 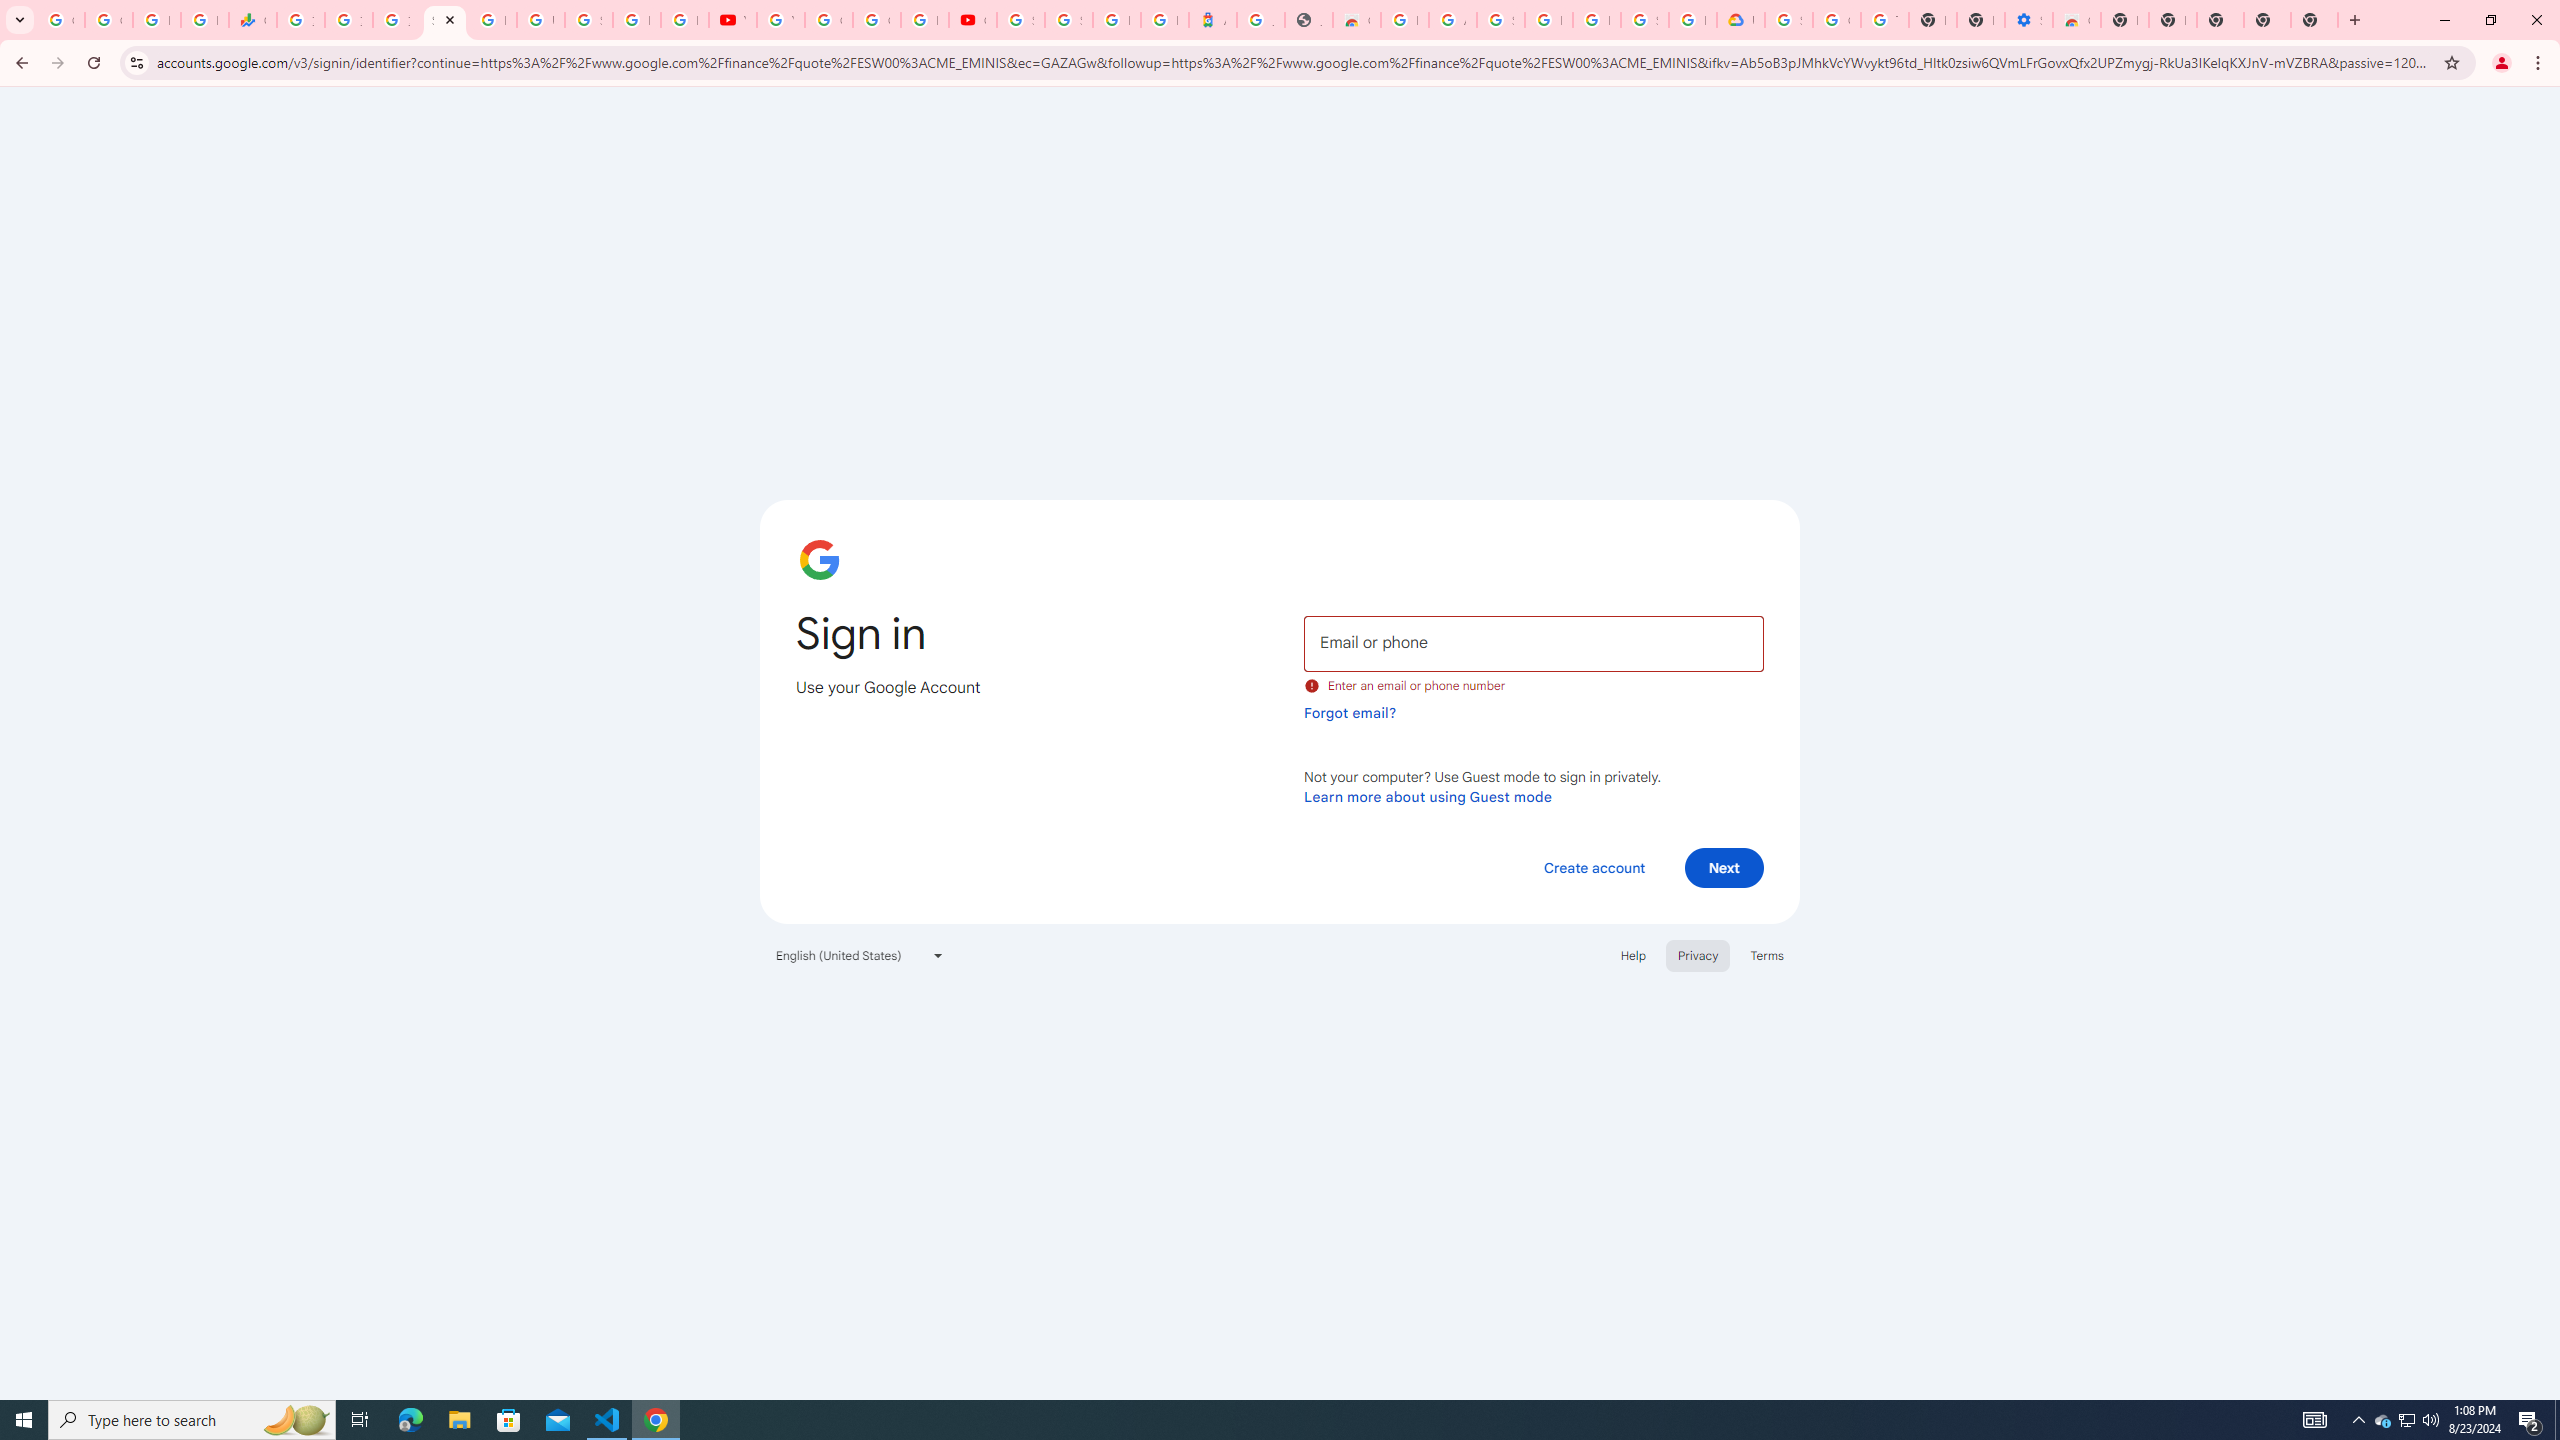 What do you see at coordinates (1593, 866) in the screenshot?
I see `'Create account'` at bounding box center [1593, 866].